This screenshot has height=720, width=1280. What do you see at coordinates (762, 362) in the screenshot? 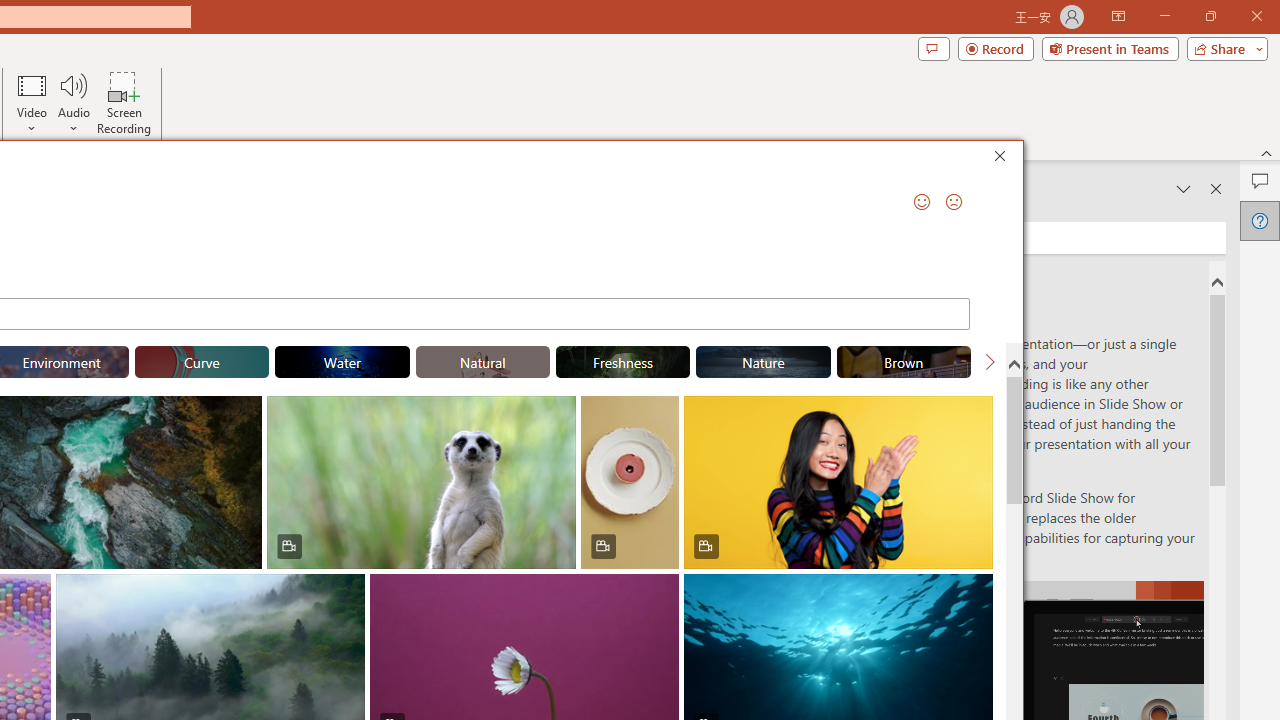
I see `'"Nature" Stock Videos.'` at bounding box center [762, 362].